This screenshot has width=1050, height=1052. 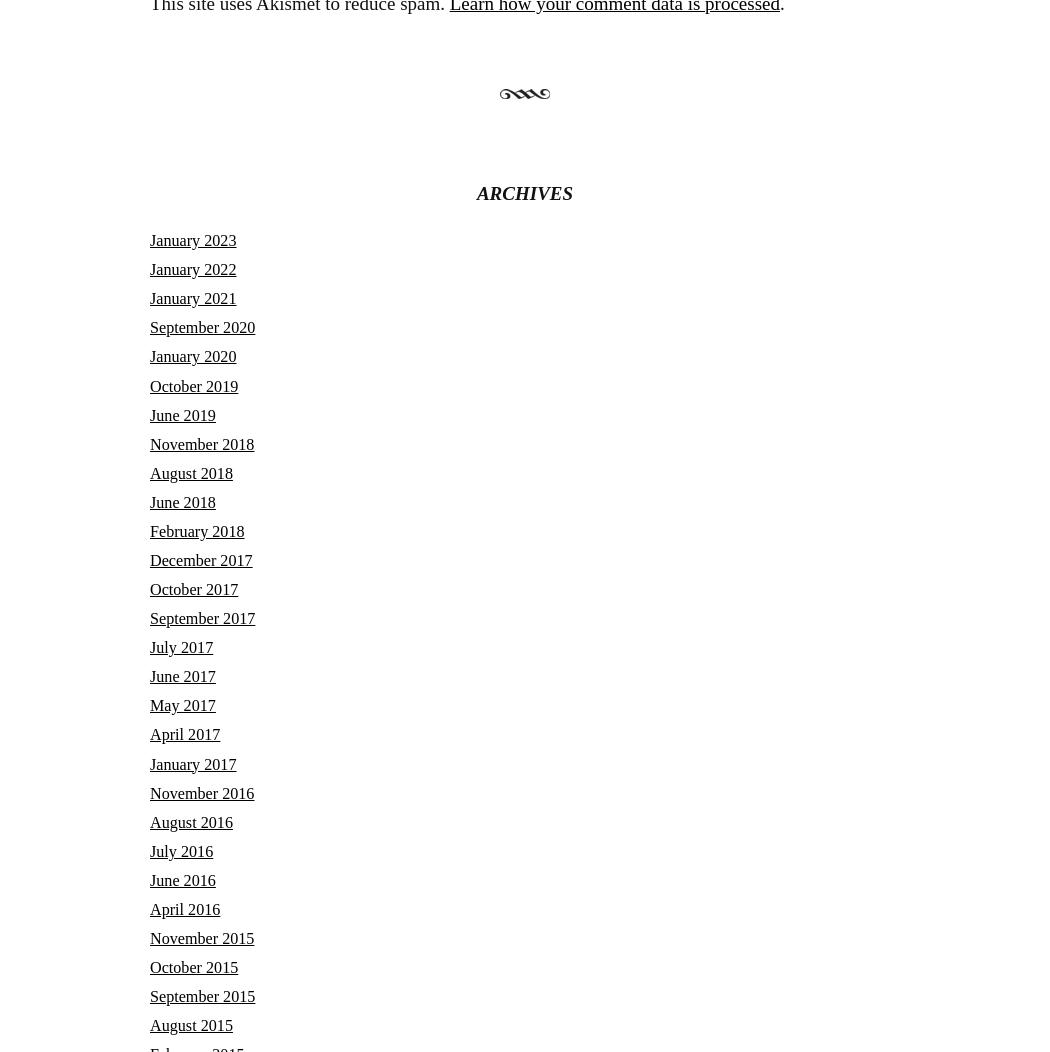 I want to click on 'November 2016', so click(x=150, y=792).